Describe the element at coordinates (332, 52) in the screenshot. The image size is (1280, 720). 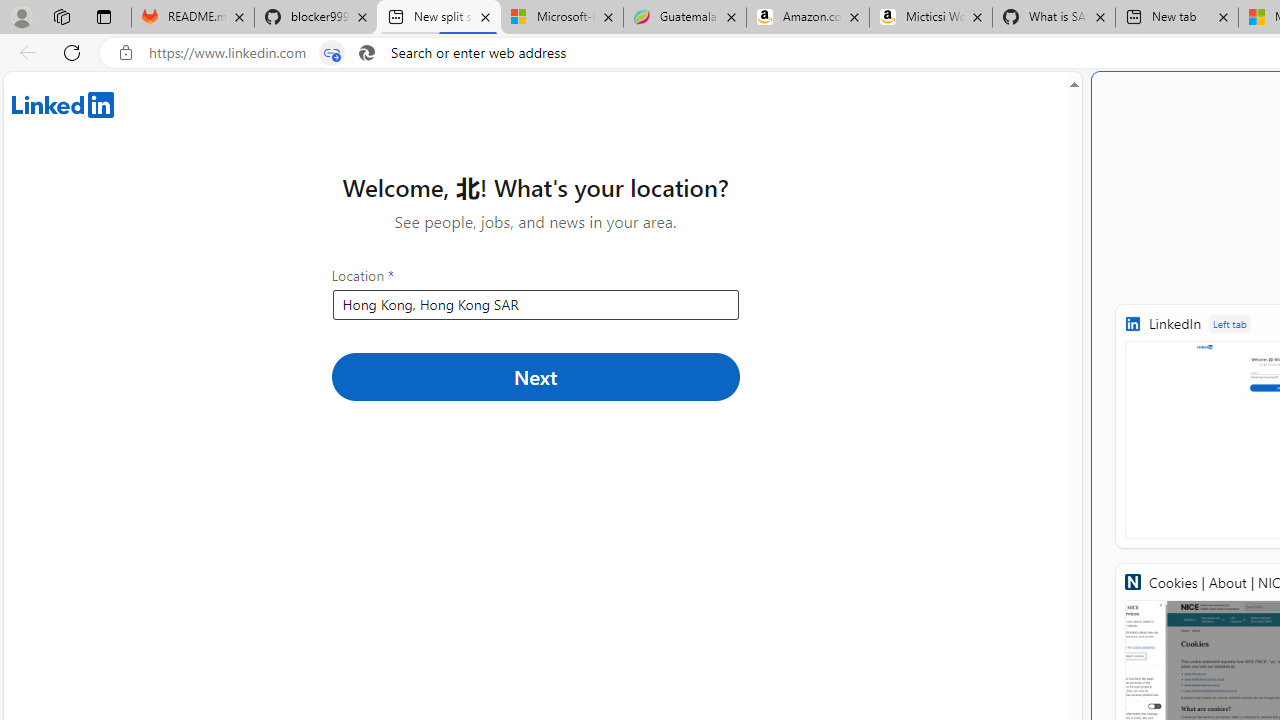
I see `'Tabs in split screen'` at that location.